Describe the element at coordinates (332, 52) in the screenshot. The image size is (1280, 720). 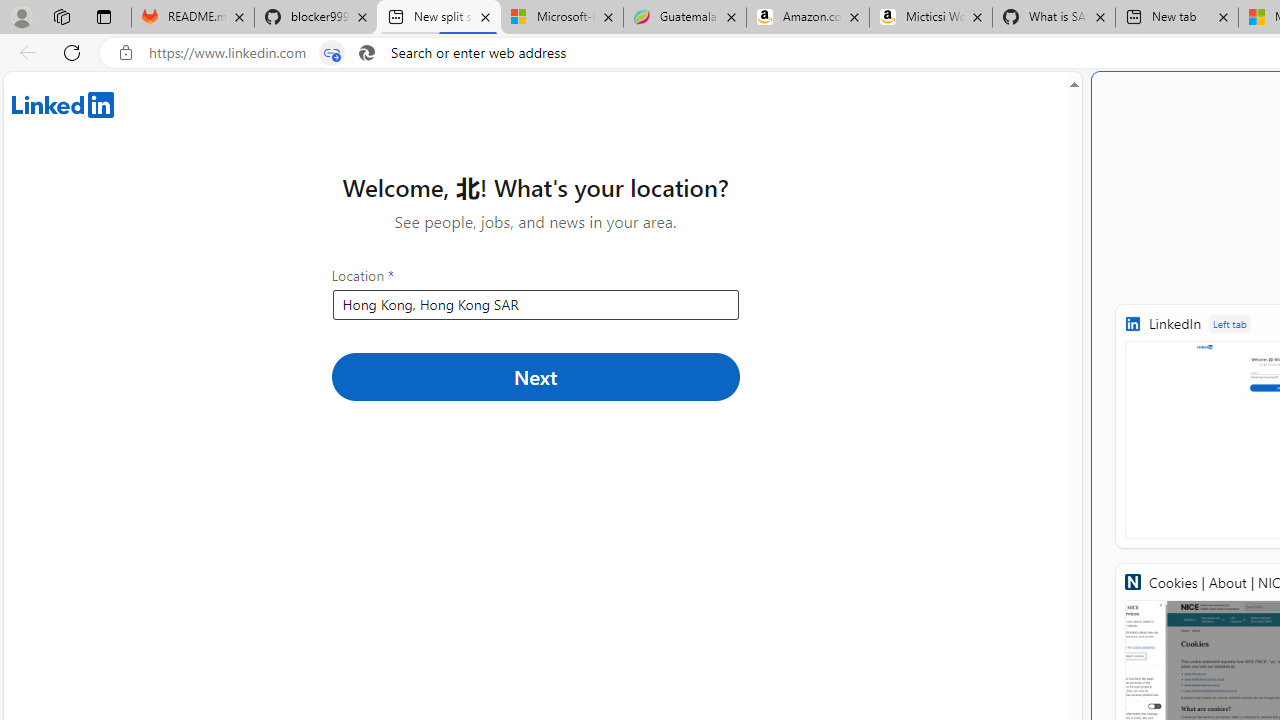
I see `'Tabs in split screen'` at that location.